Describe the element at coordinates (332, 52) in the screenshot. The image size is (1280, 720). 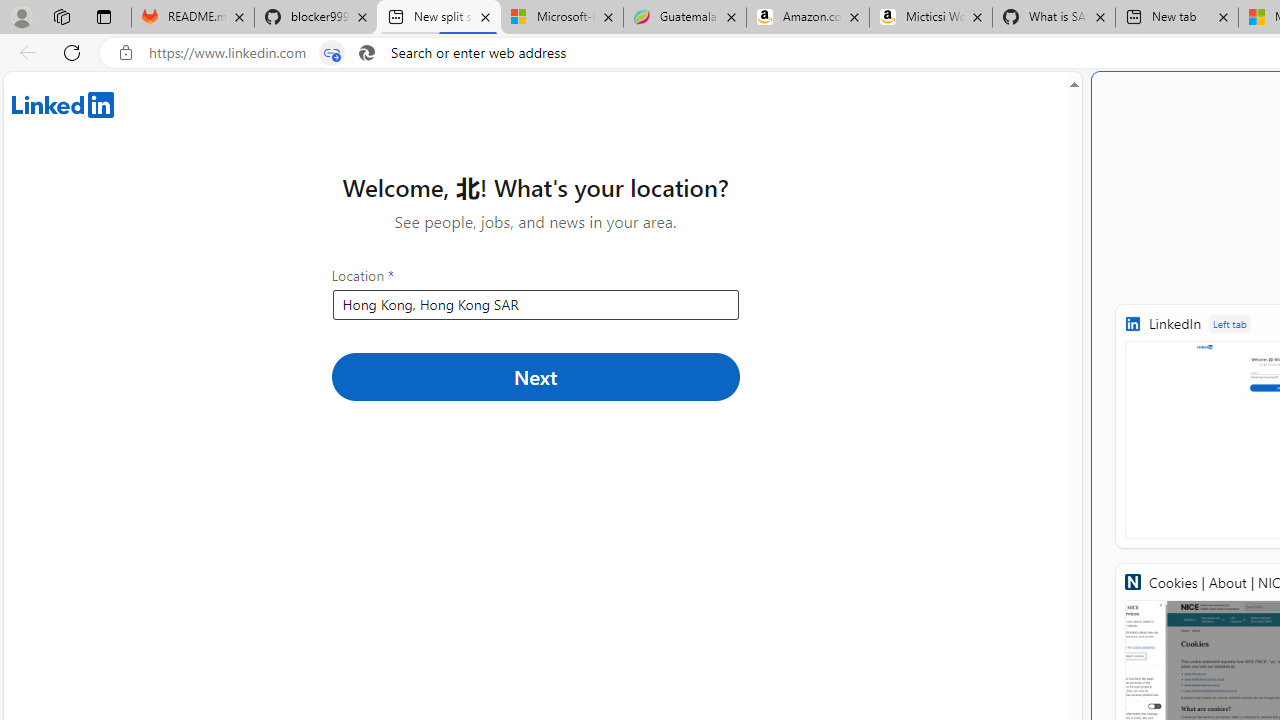
I see `'Tabs in split screen'` at that location.